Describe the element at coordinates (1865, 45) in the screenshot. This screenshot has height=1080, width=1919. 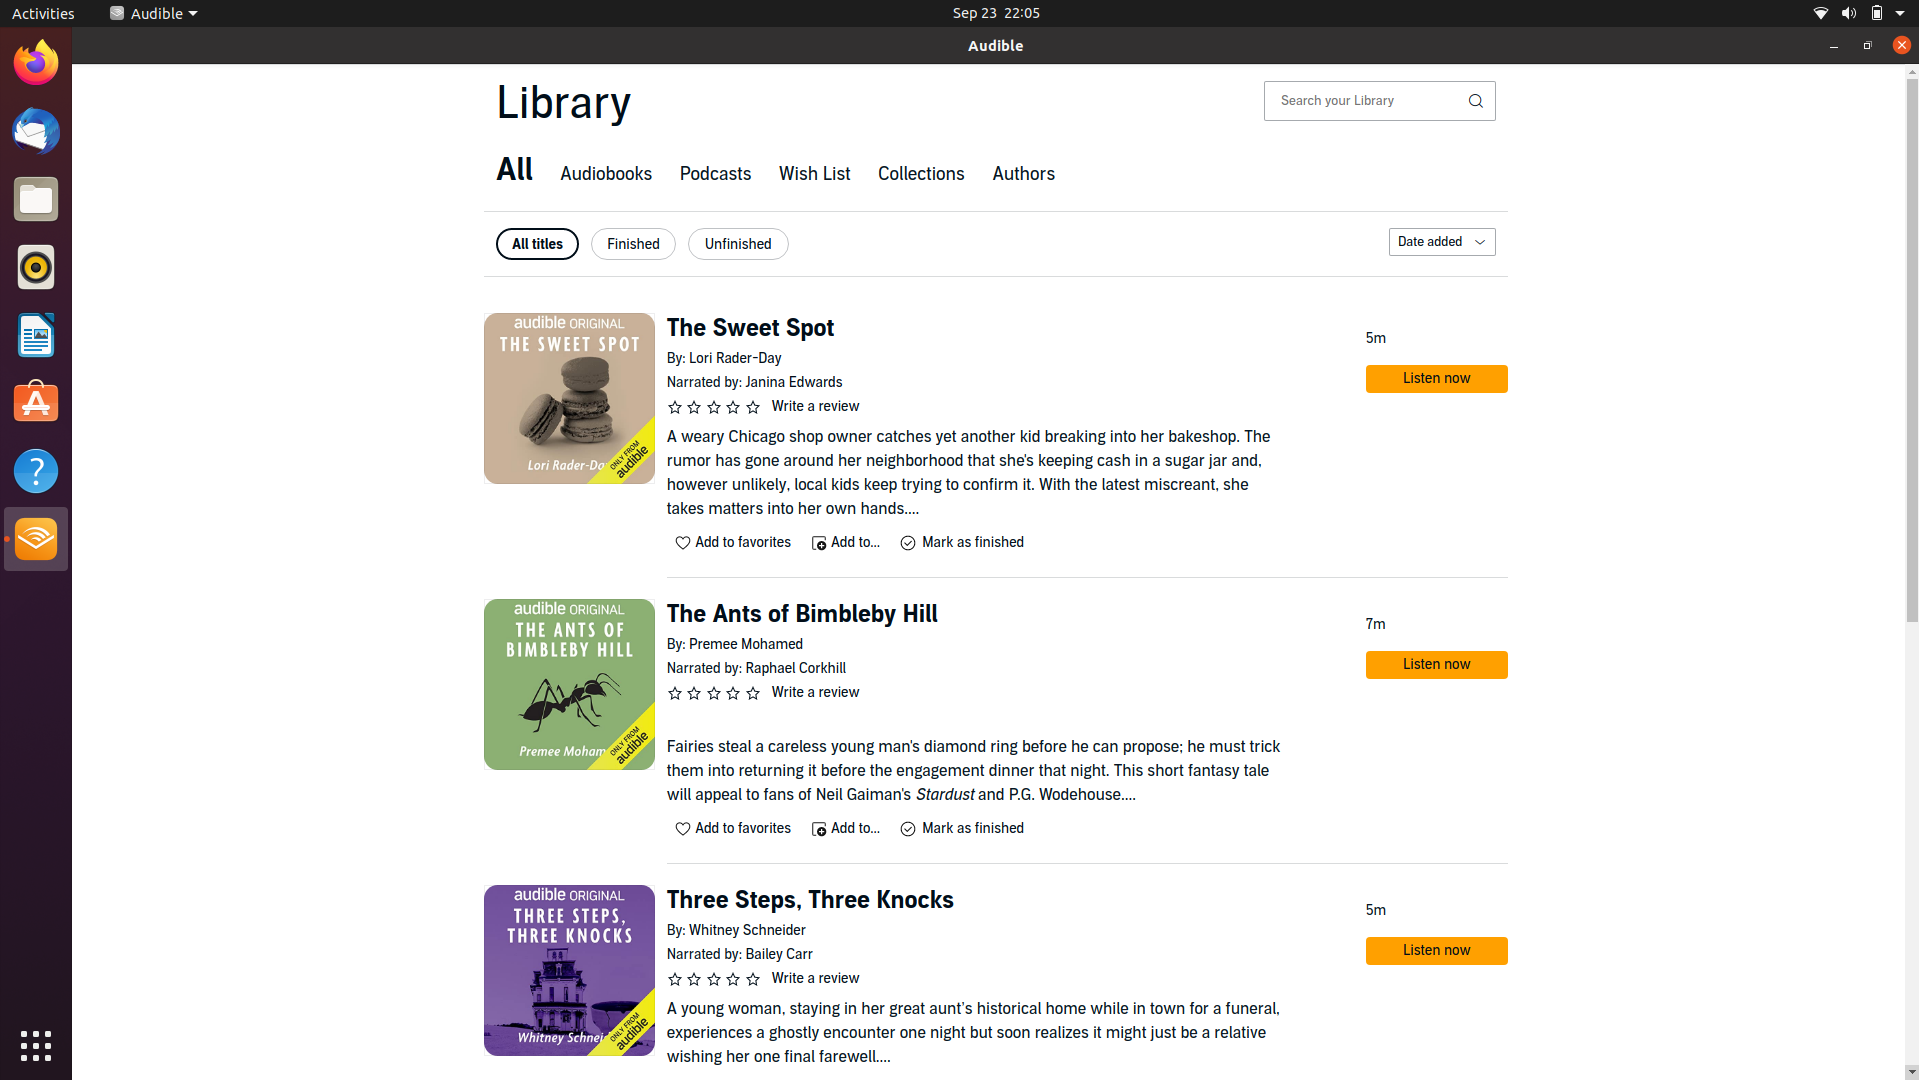
I see `Maximize screen` at that location.